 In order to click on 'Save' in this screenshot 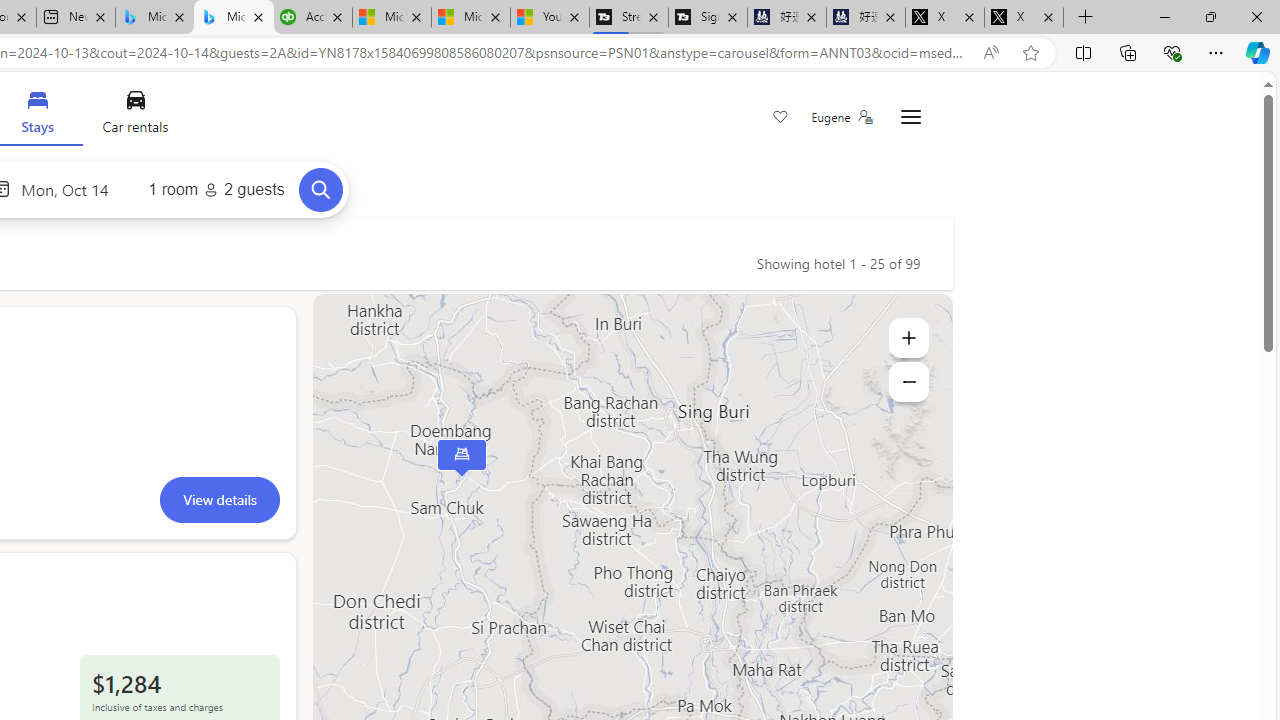, I will do `click(779, 118)`.